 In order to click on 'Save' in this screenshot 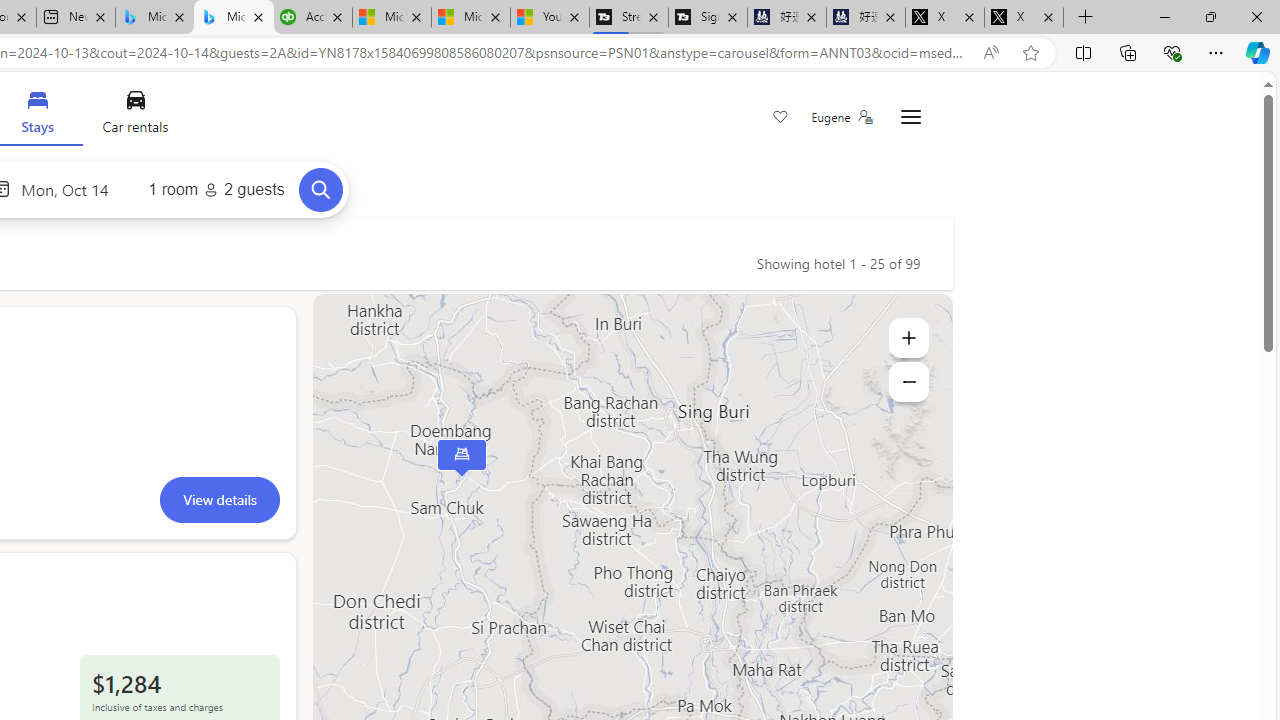, I will do `click(779, 118)`.